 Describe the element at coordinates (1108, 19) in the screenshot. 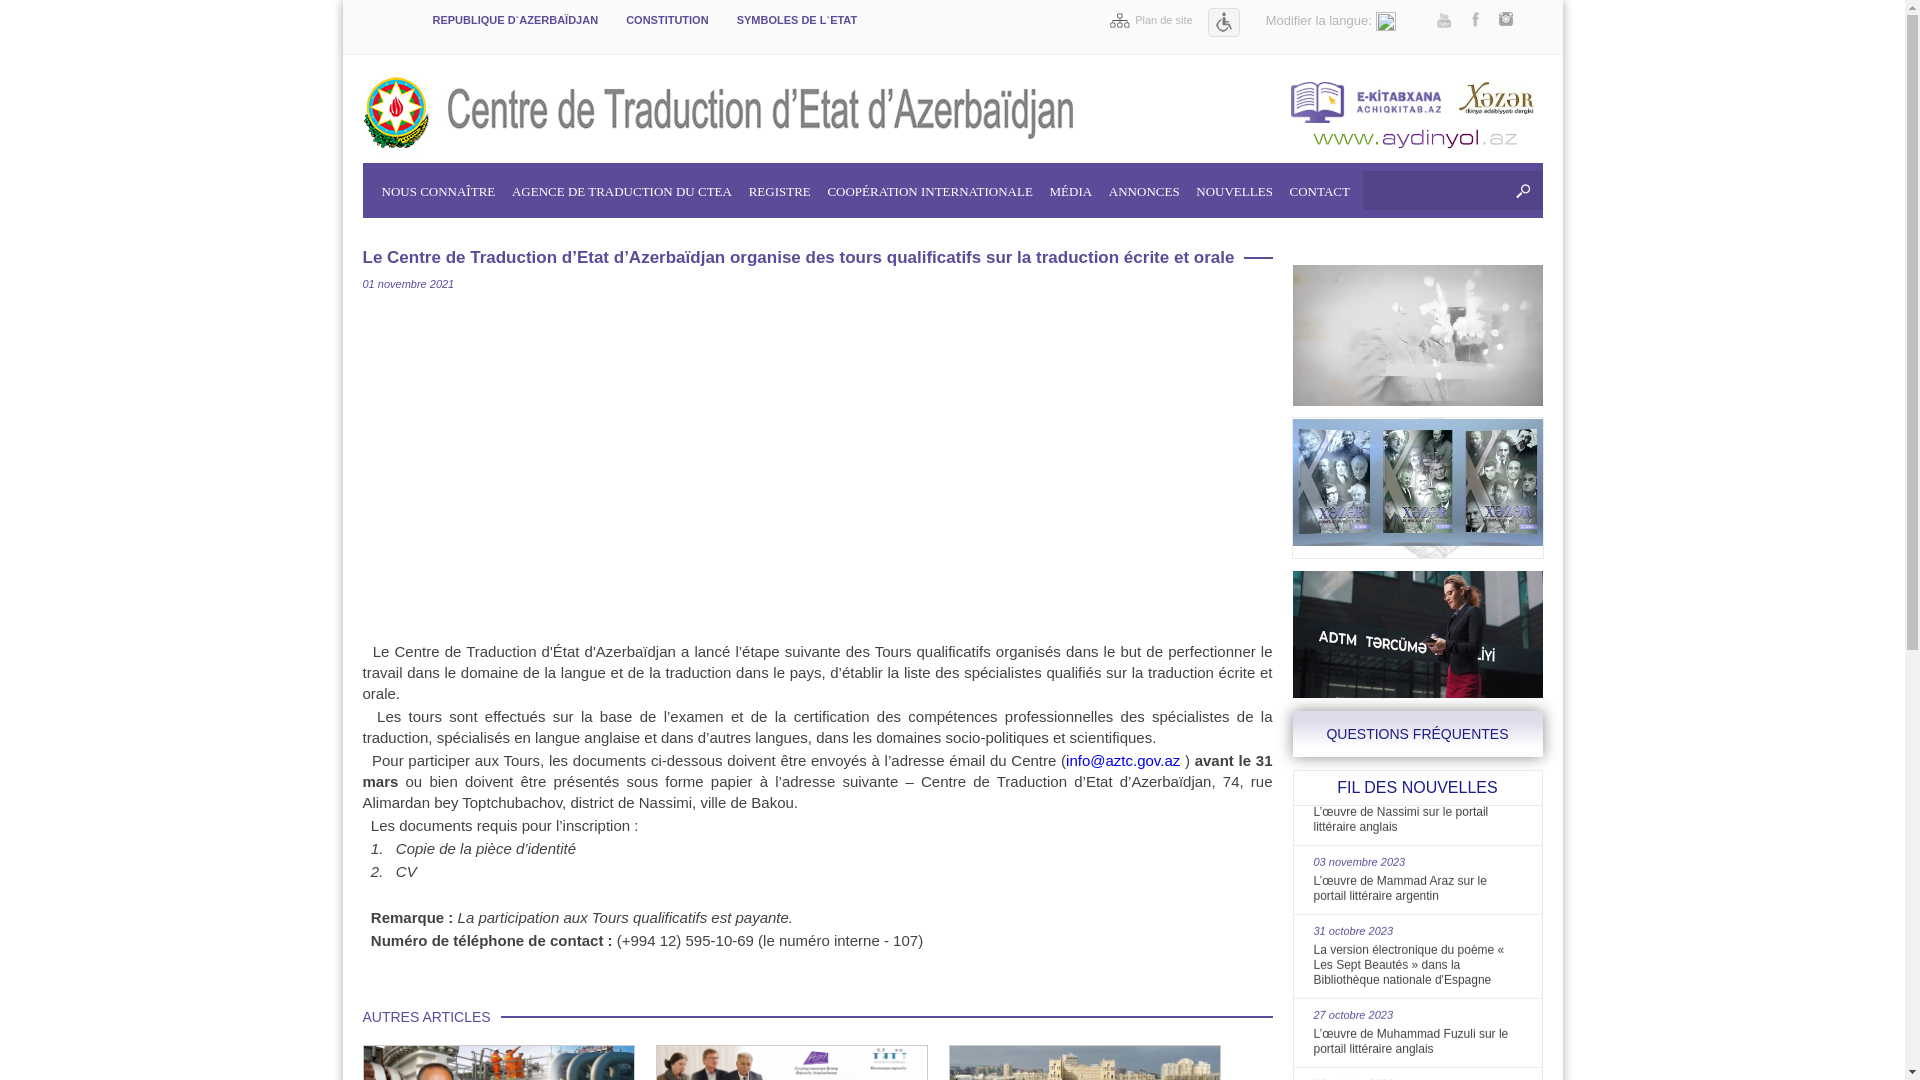

I see `'Plan de site'` at that location.